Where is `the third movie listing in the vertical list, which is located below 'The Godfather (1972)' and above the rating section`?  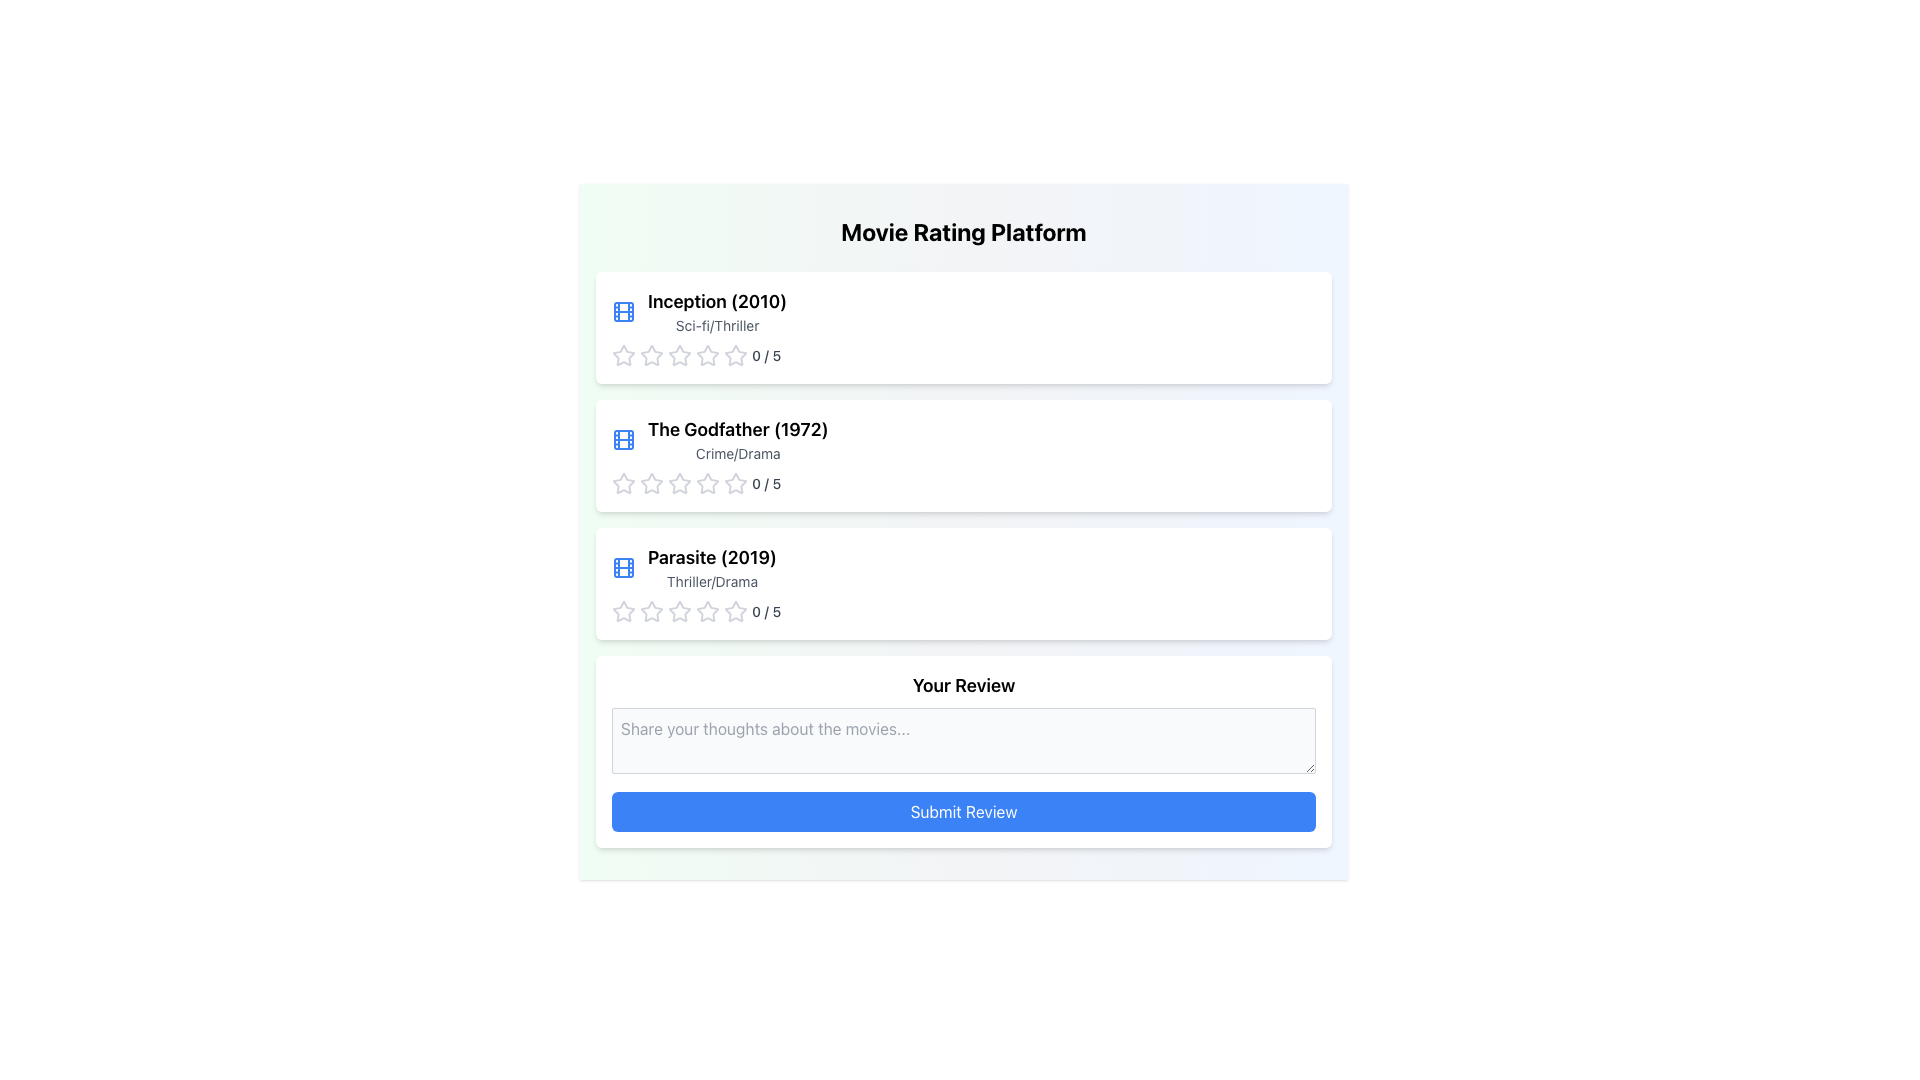
the third movie listing in the vertical list, which is located below 'The Godfather (1972)' and above the rating section is located at coordinates (712, 567).